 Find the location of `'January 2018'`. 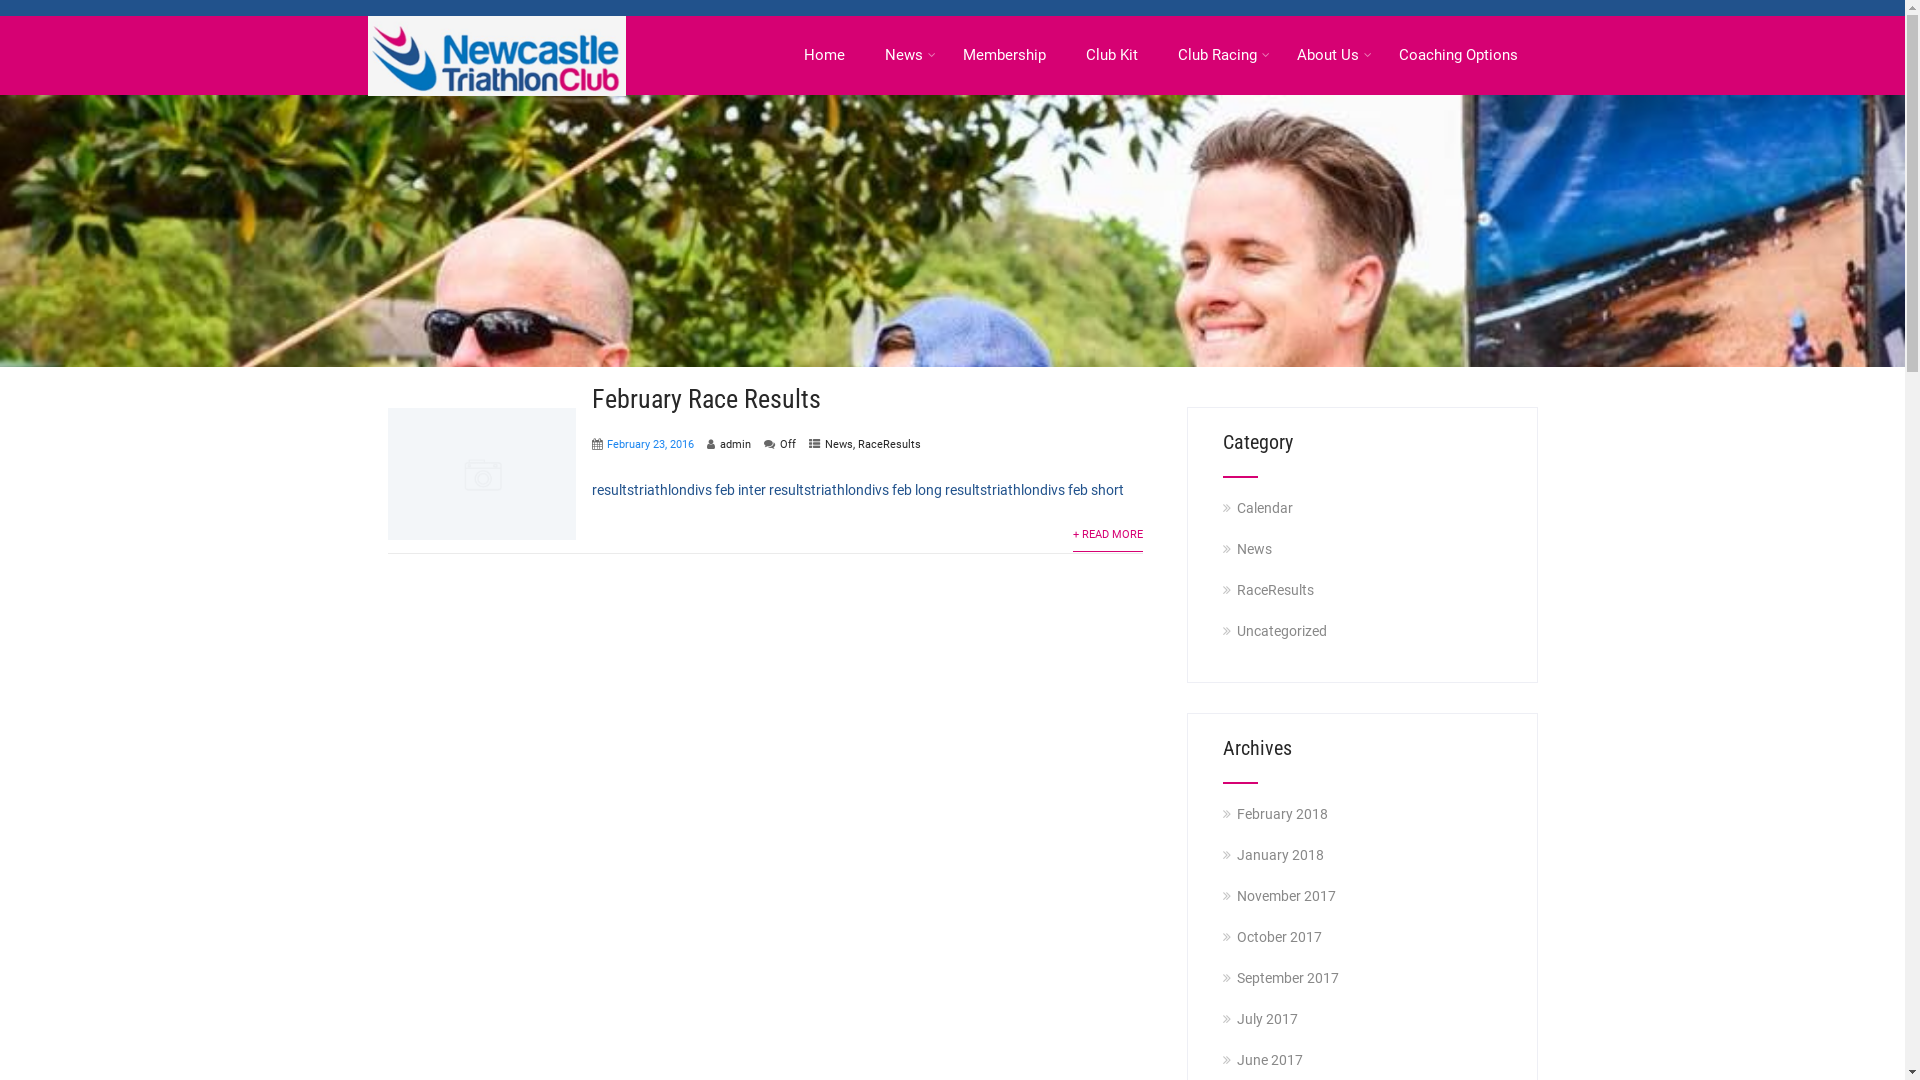

'January 2018' is located at coordinates (1280, 855).